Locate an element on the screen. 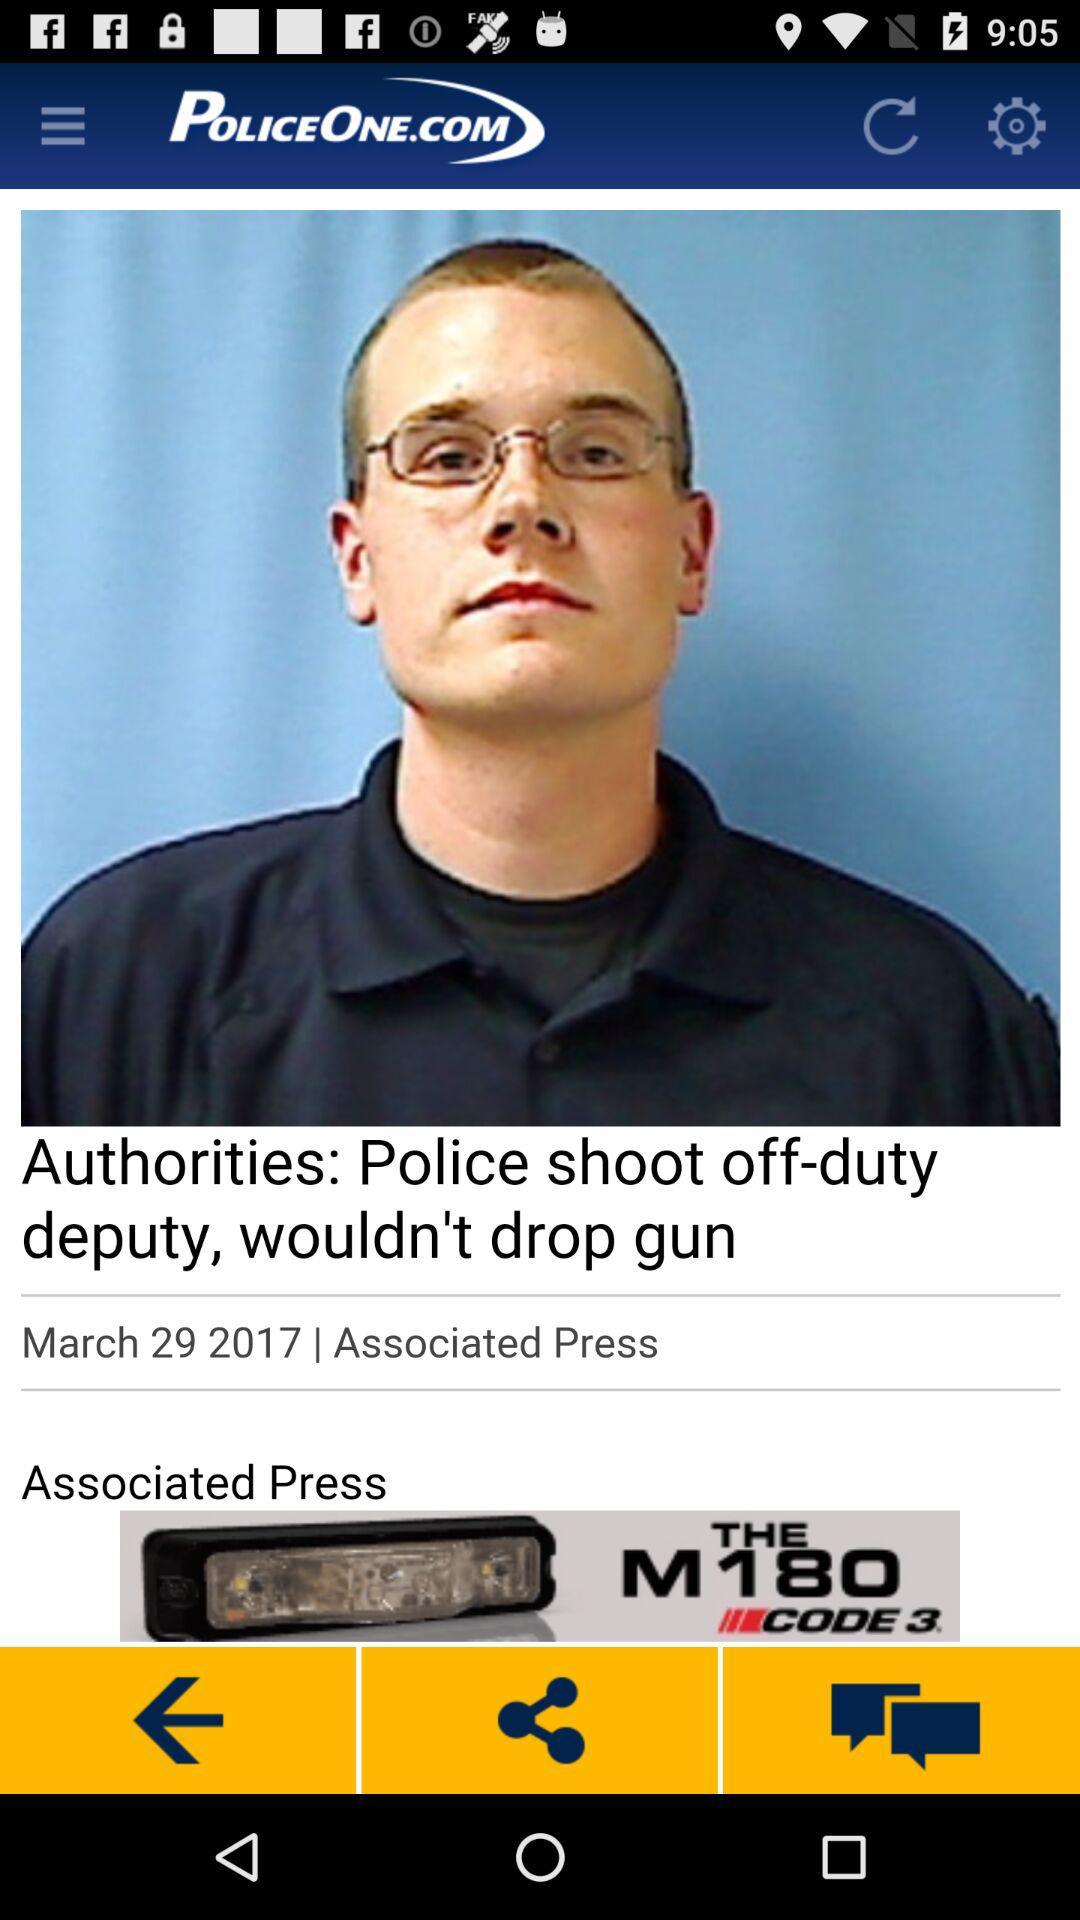  website 's or app 's logo is located at coordinates (477, 124).